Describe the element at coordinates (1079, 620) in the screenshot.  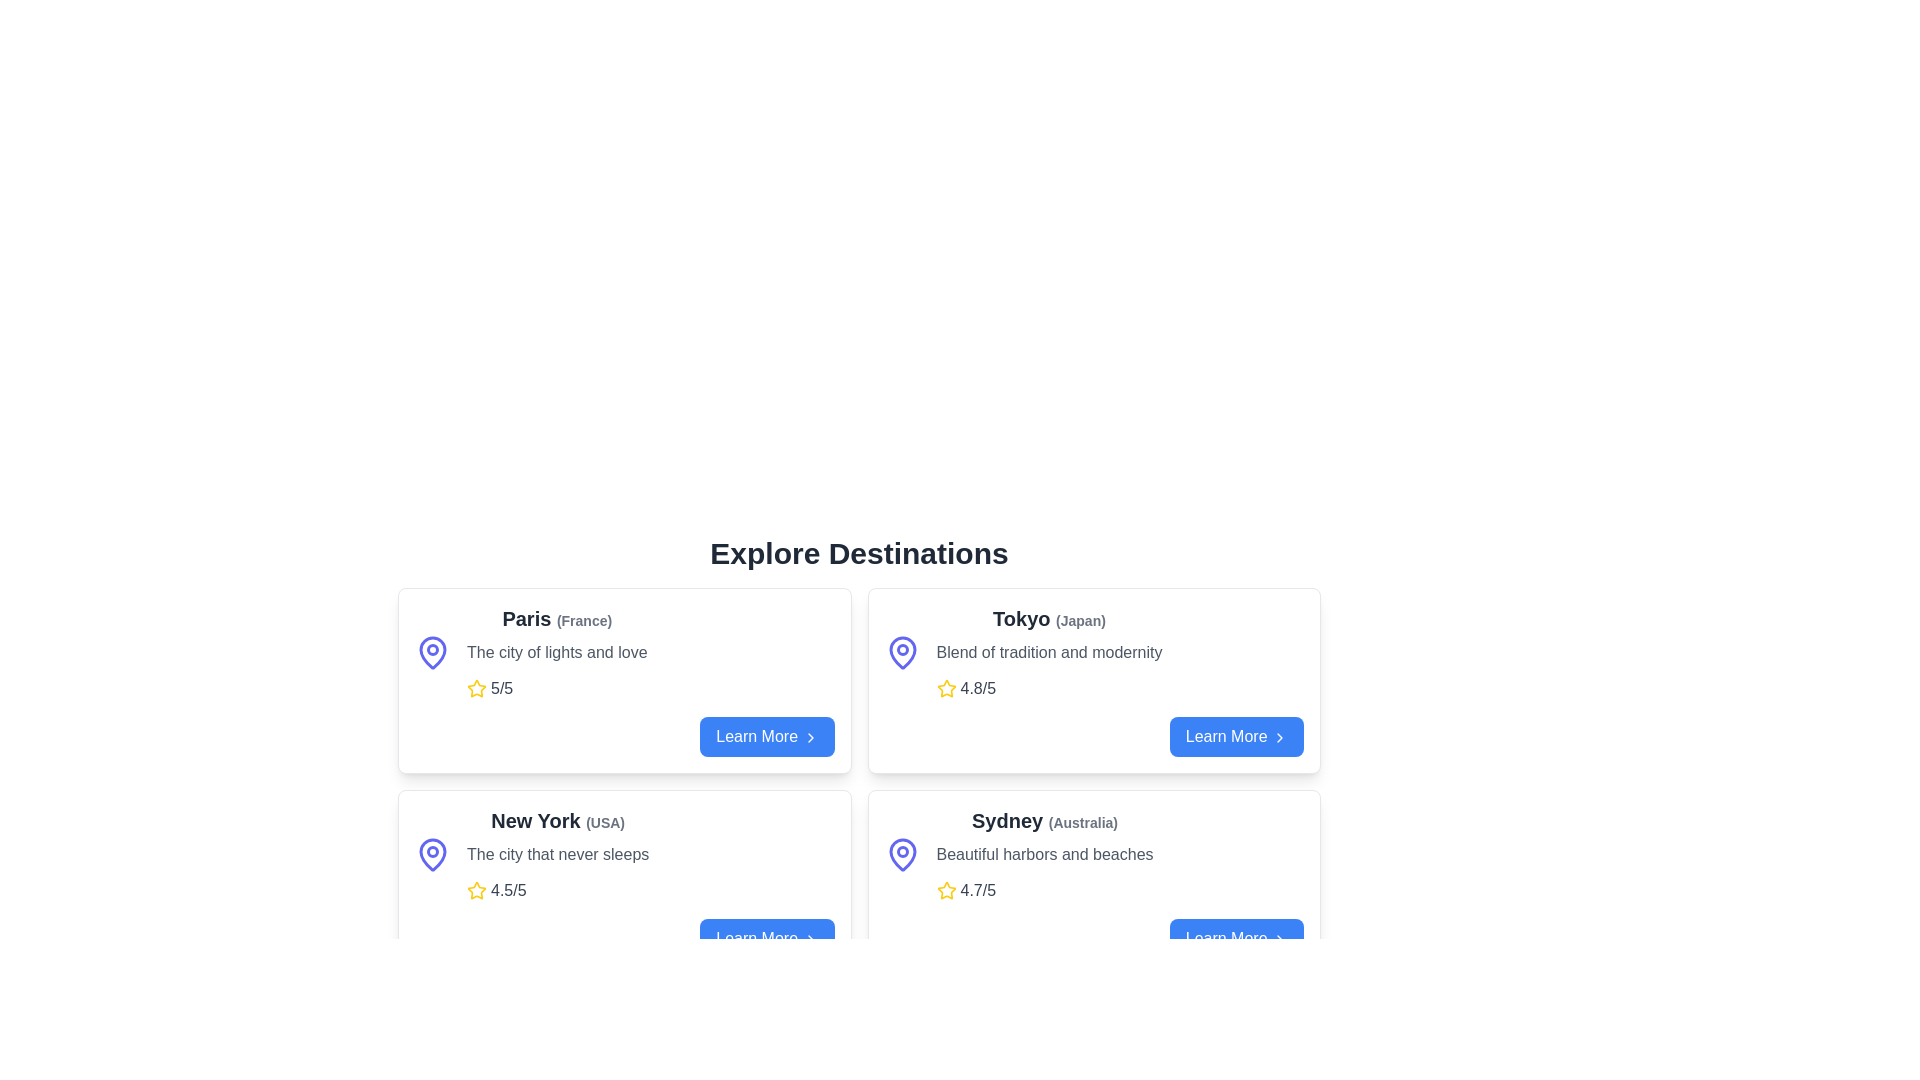
I see `the Text Label containing the text '(Japan)' which is styled in gray and located next to 'Tokyo' in the top-right card of the grid layout` at that location.